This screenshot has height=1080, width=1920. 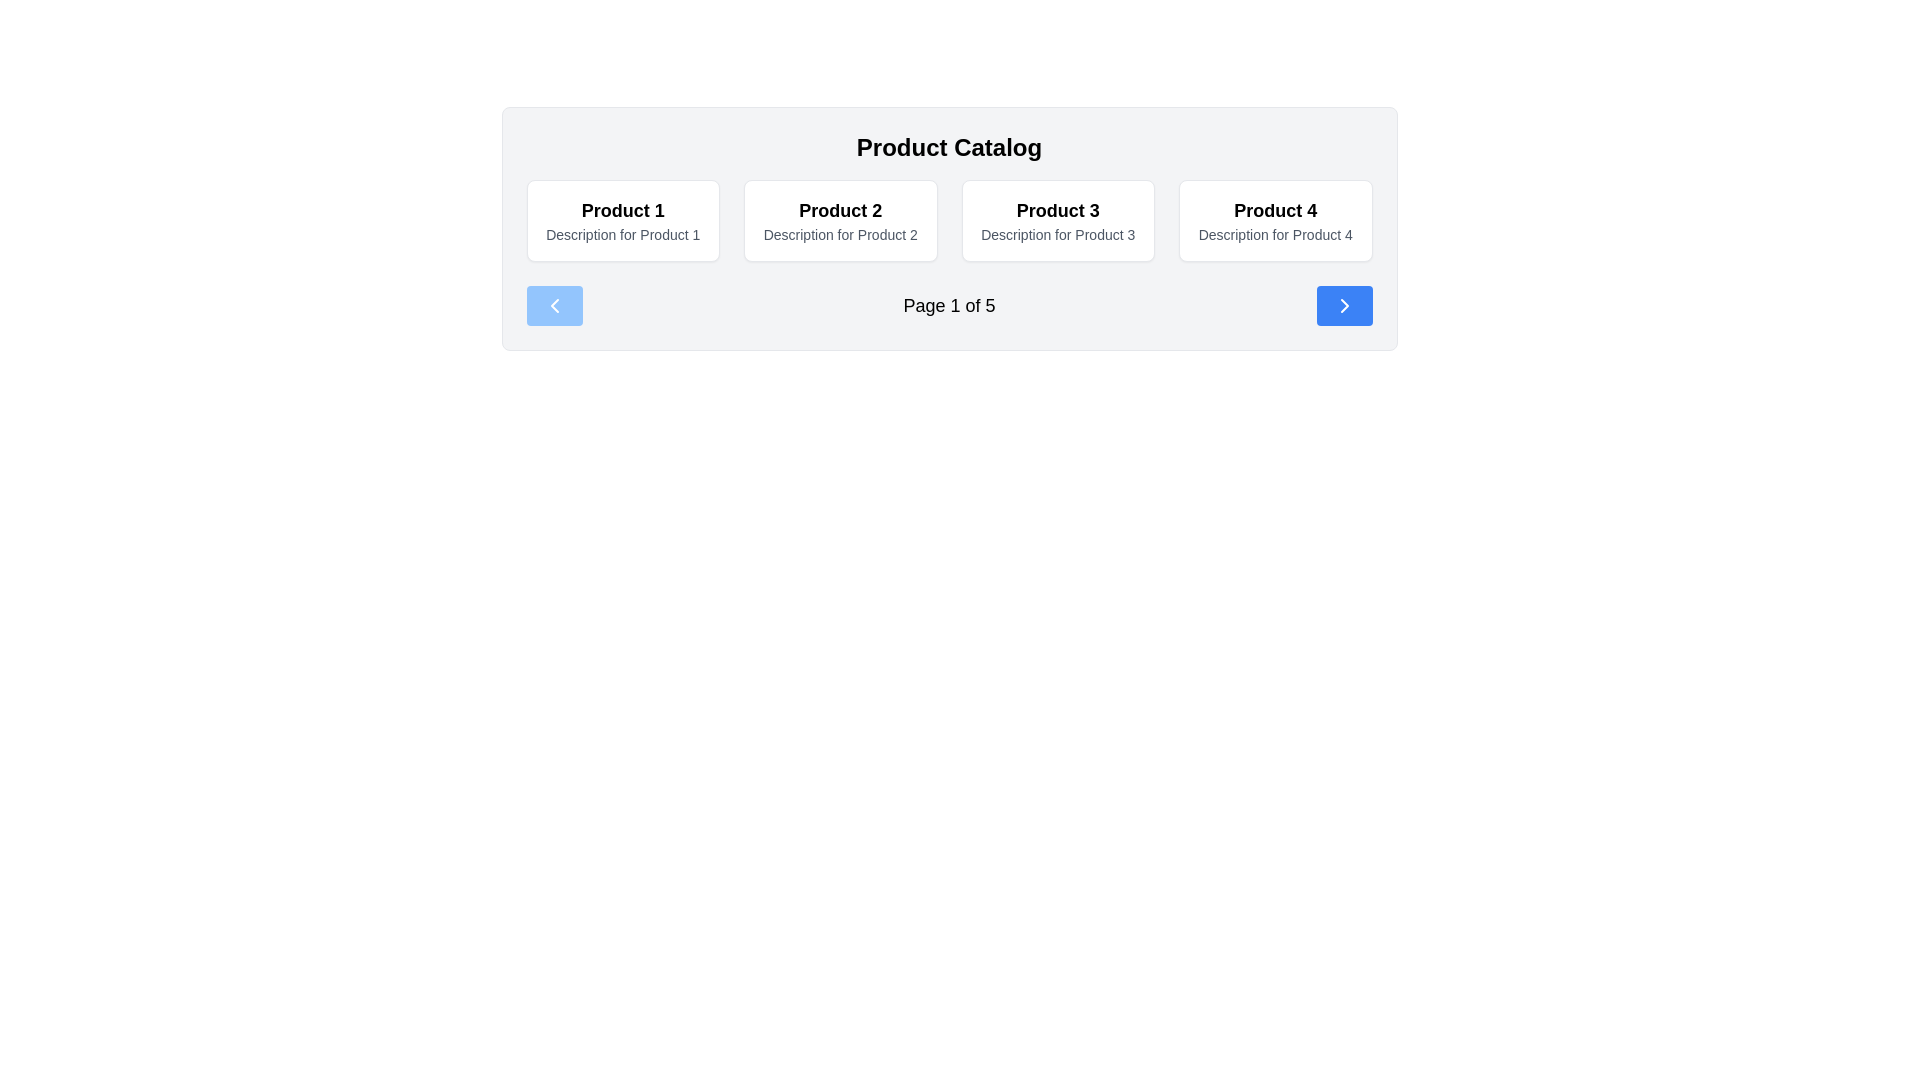 I want to click on the third product display unit card in the grid layout, which showcases the product title and description, located between 'Product 2' and 'Product 4', so click(x=1057, y=220).